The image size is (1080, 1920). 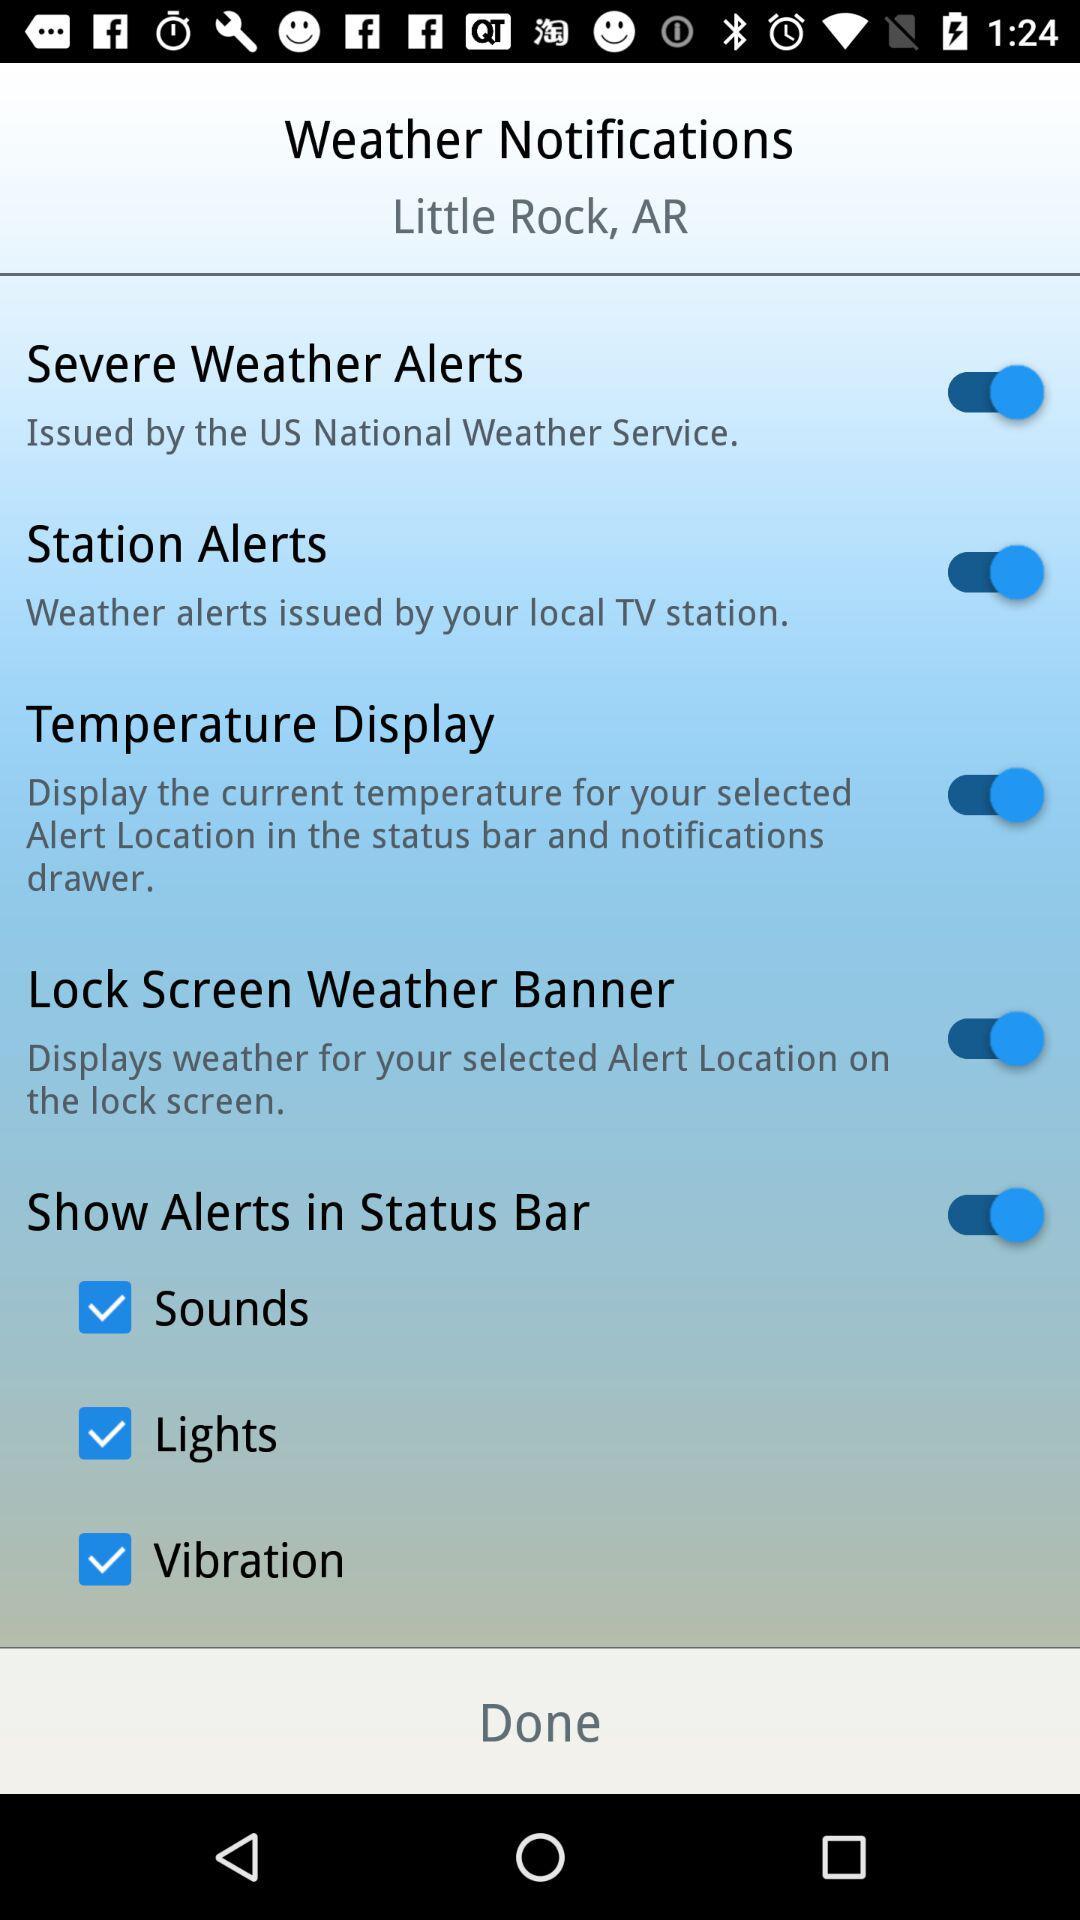 What do you see at coordinates (131, 240) in the screenshot?
I see `the item to the left of little rock, ar` at bounding box center [131, 240].